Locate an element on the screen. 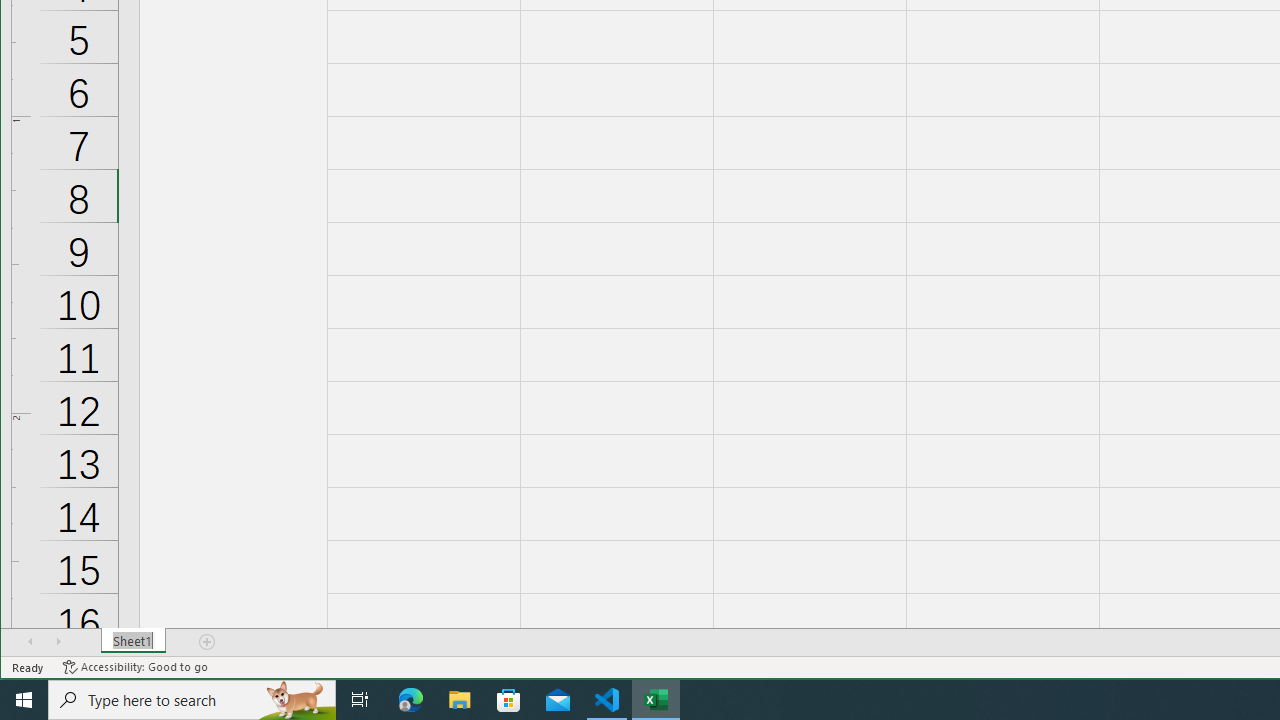 The width and height of the screenshot is (1280, 720). 'Type here to search' is located at coordinates (192, 698).